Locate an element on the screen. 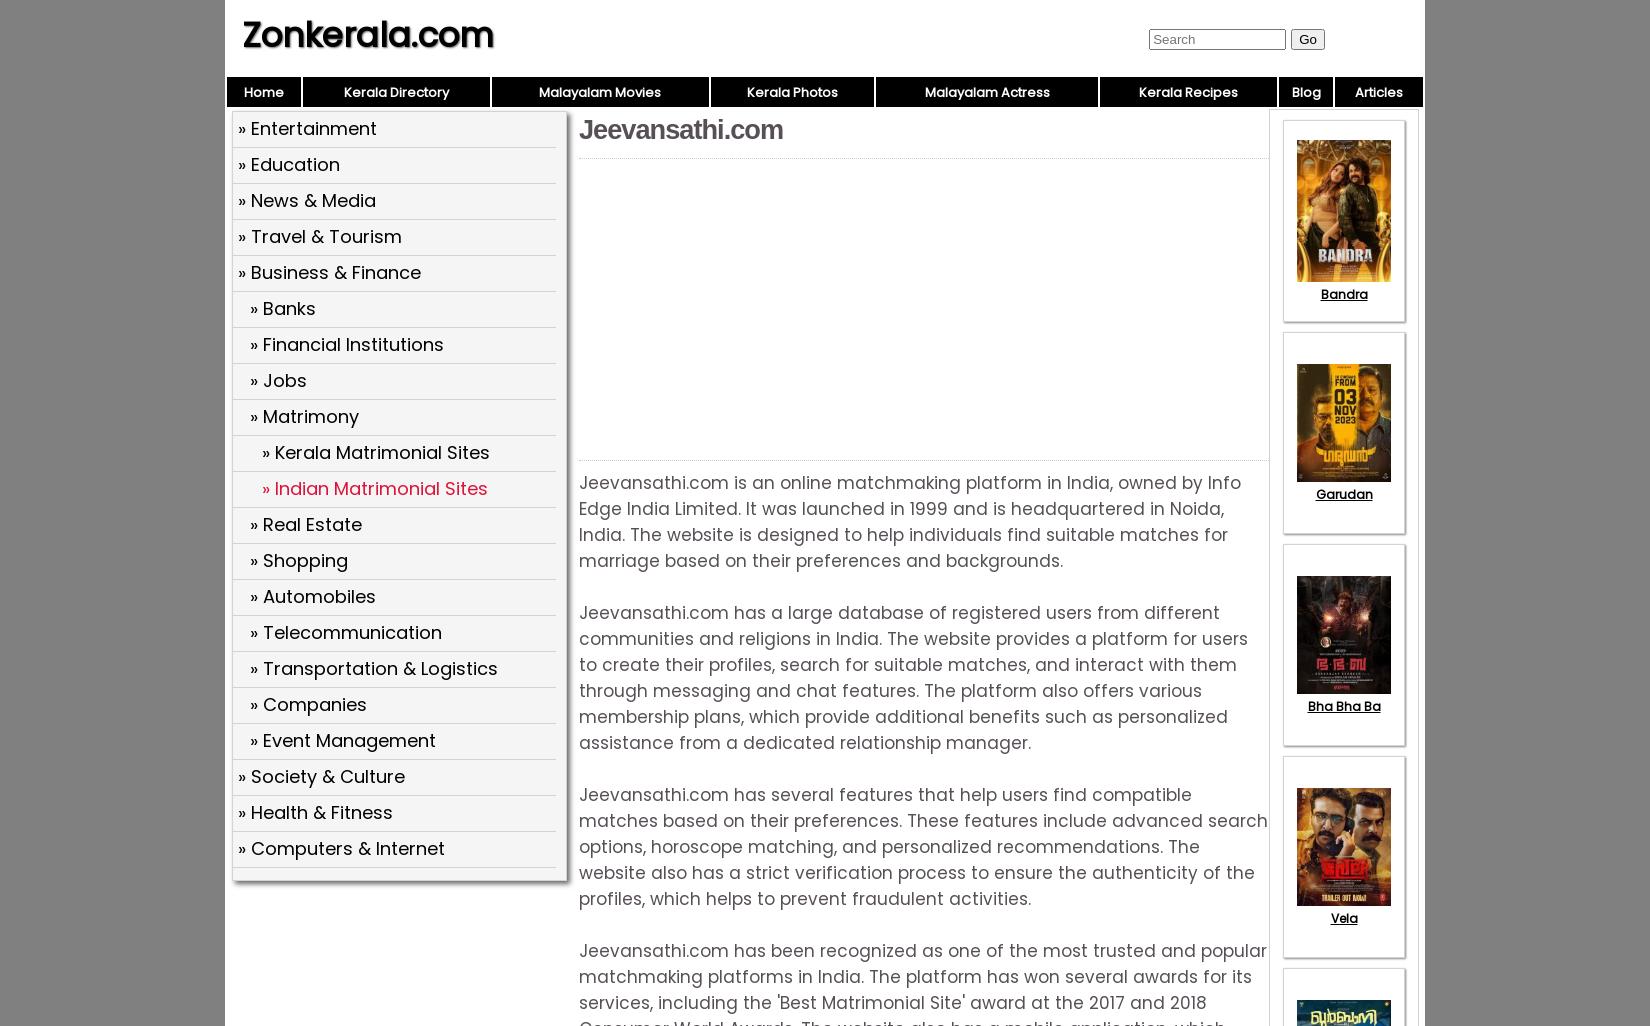  '» Kerala Matrimonial Sites' is located at coordinates (262, 452).